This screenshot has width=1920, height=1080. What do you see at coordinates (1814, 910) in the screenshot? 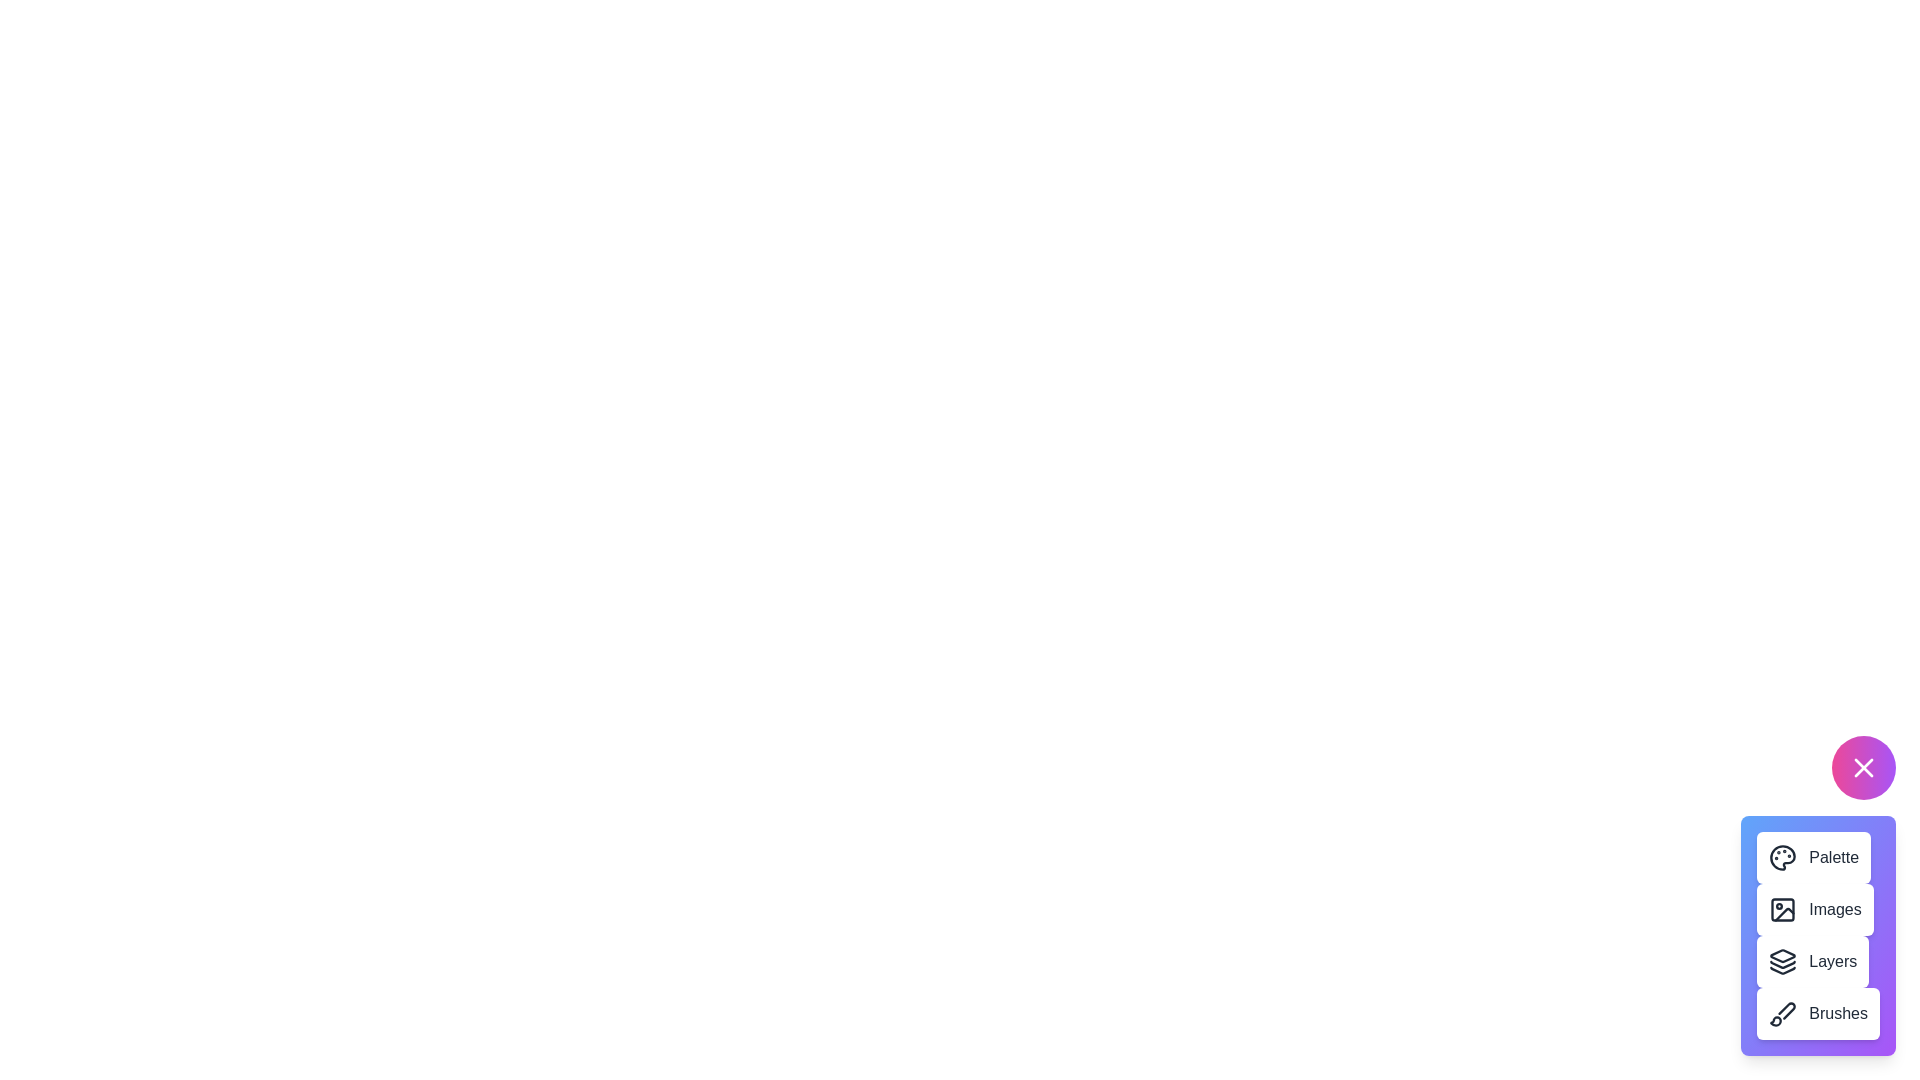
I see `the 'Images' button to view image collections` at bounding box center [1814, 910].